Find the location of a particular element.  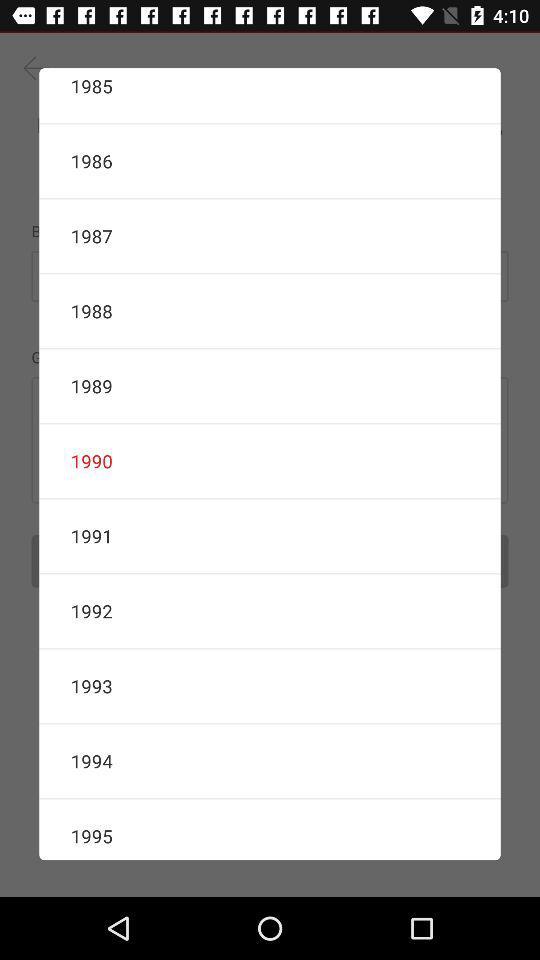

the item below 1991 item is located at coordinates (270, 610).